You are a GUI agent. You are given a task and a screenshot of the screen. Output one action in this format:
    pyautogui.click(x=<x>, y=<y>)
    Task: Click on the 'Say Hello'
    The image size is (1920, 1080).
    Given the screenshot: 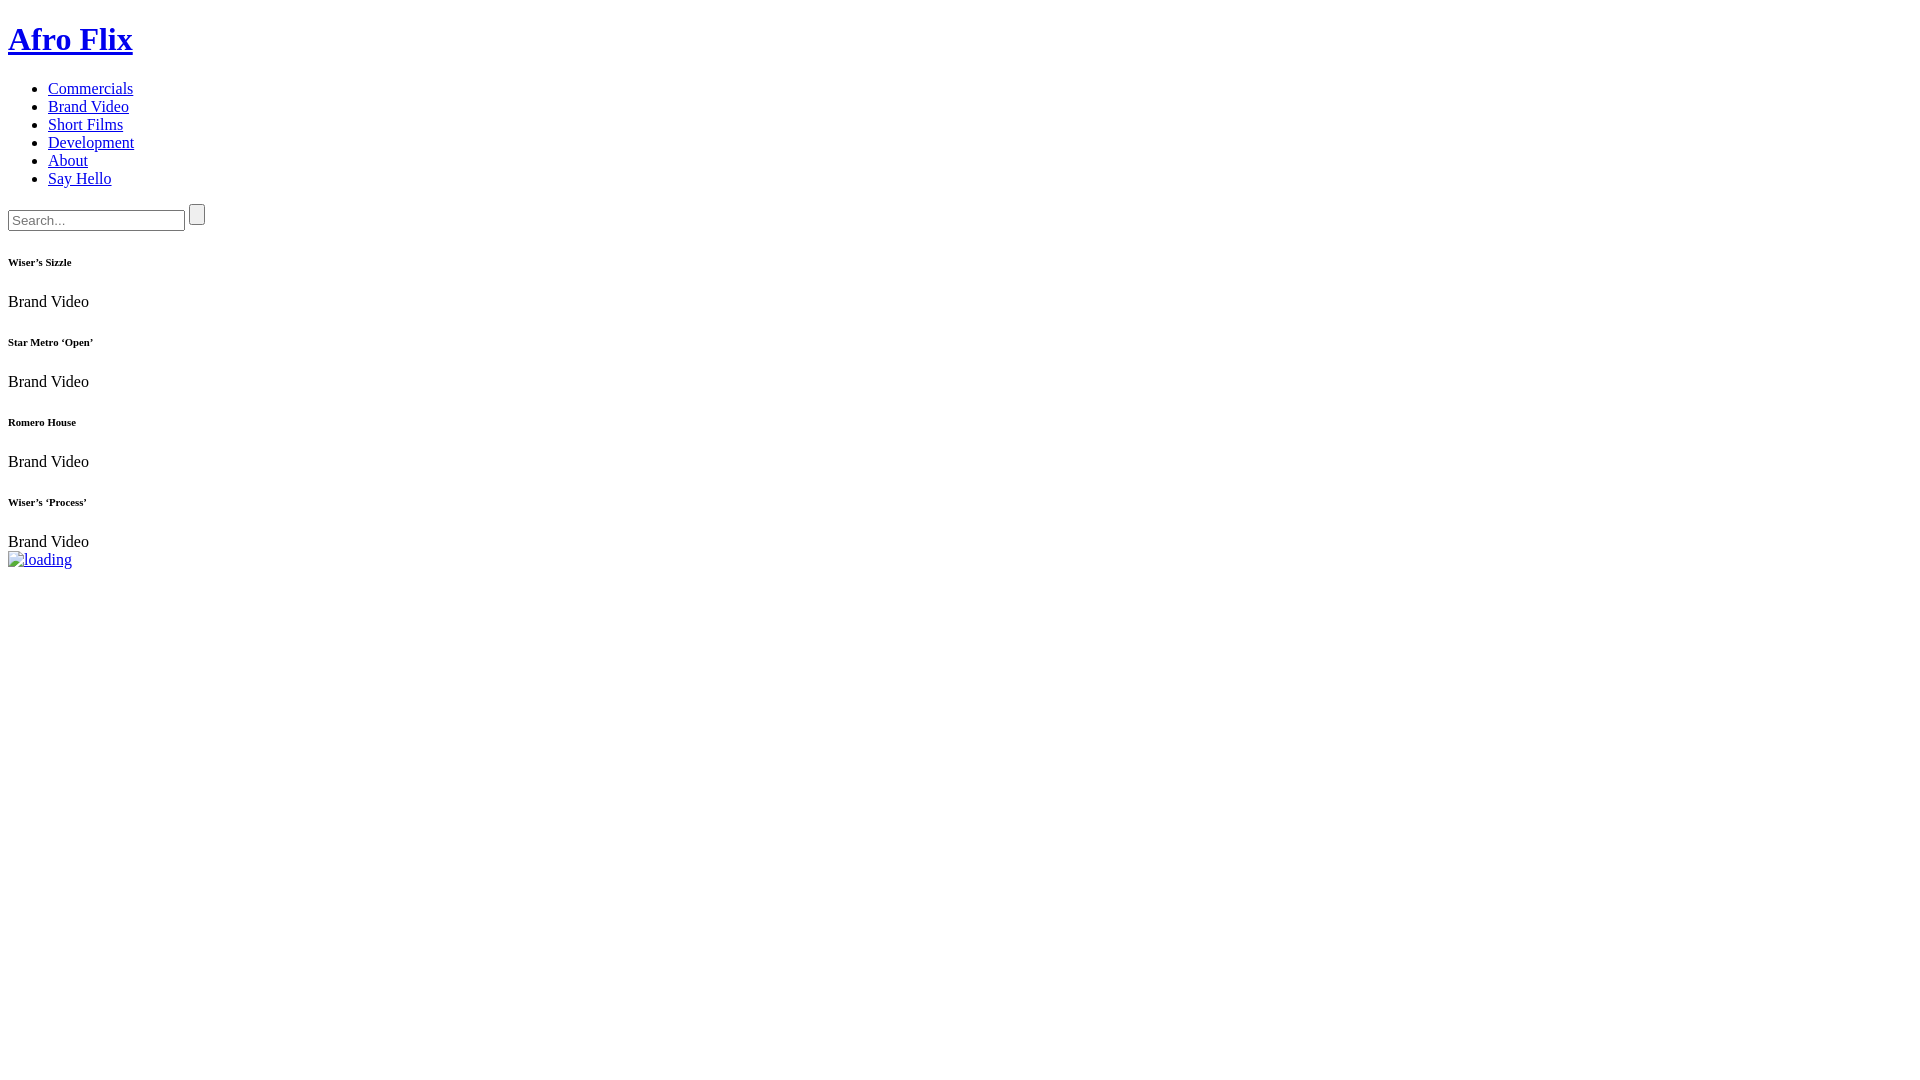 What is the action you would take?
    pyautogui.click(x=48, y=177)
    